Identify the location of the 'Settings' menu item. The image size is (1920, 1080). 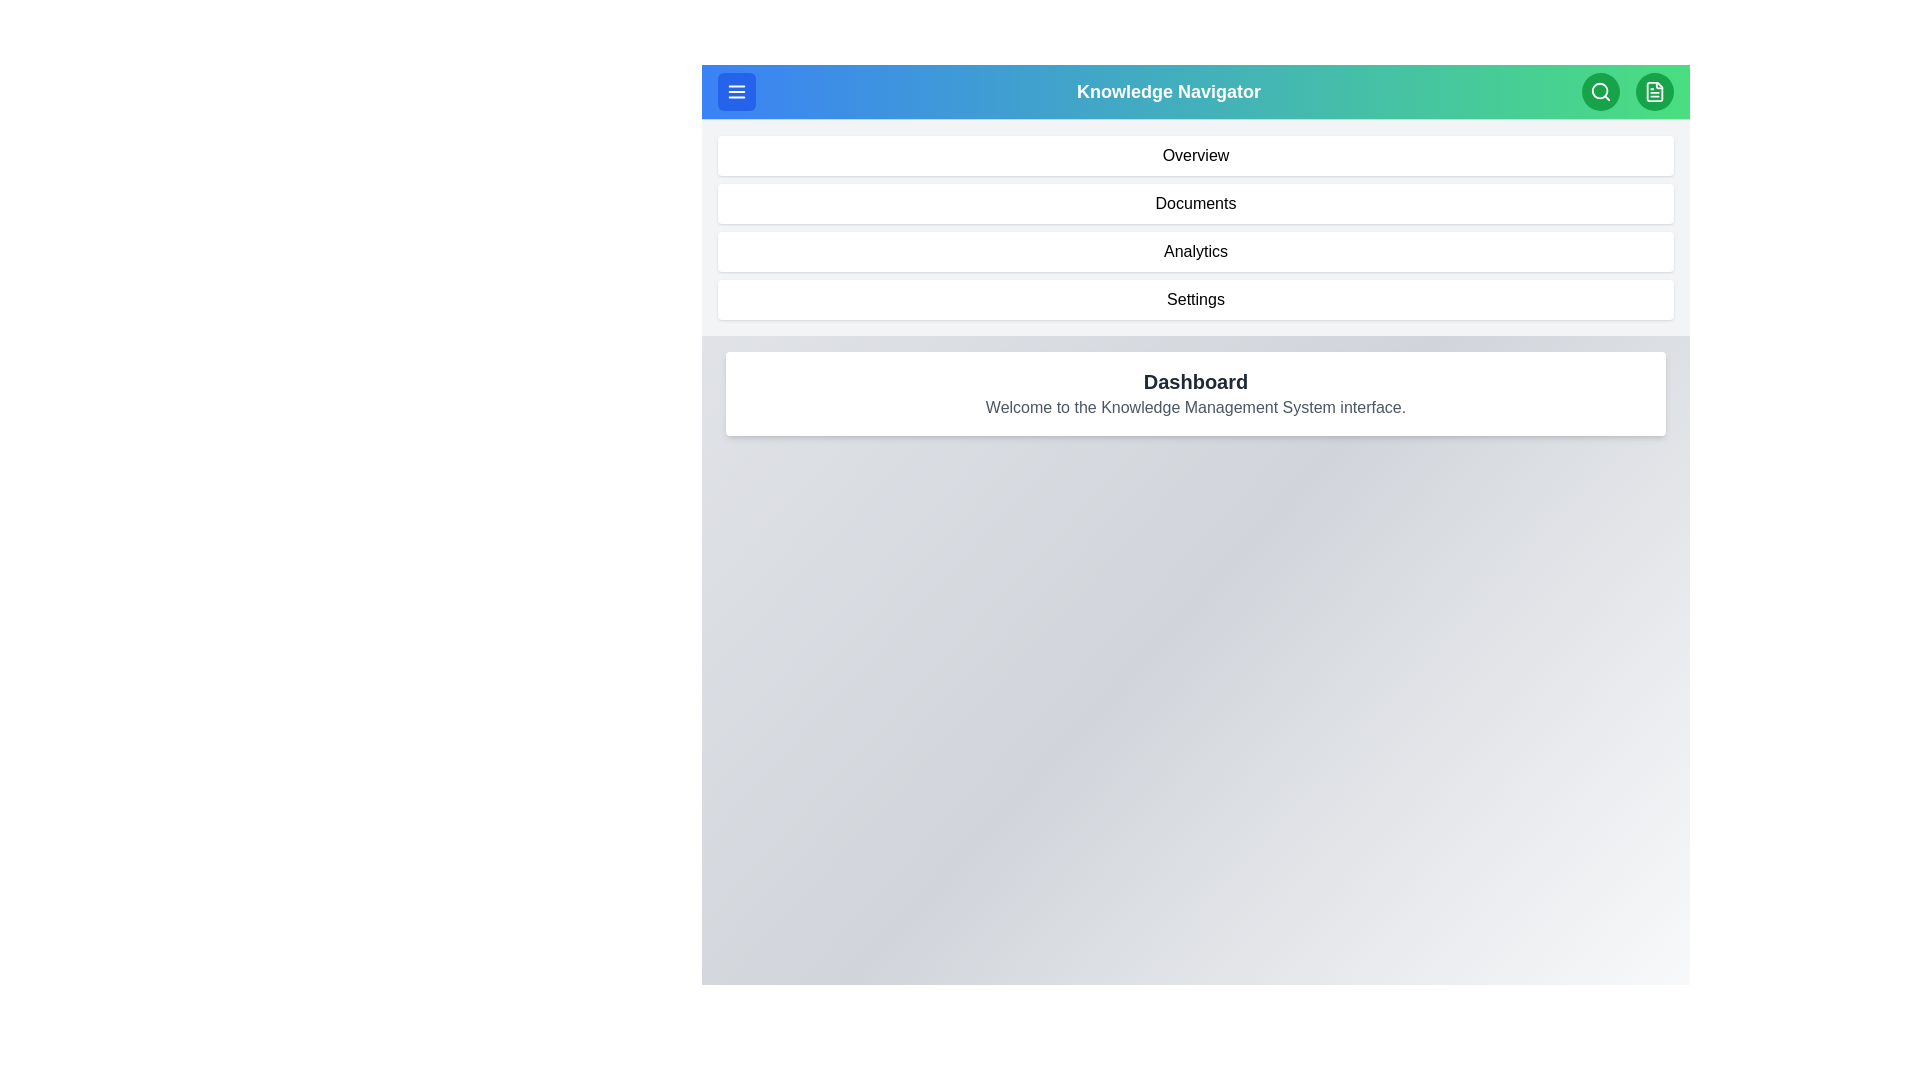
(1195, 300).